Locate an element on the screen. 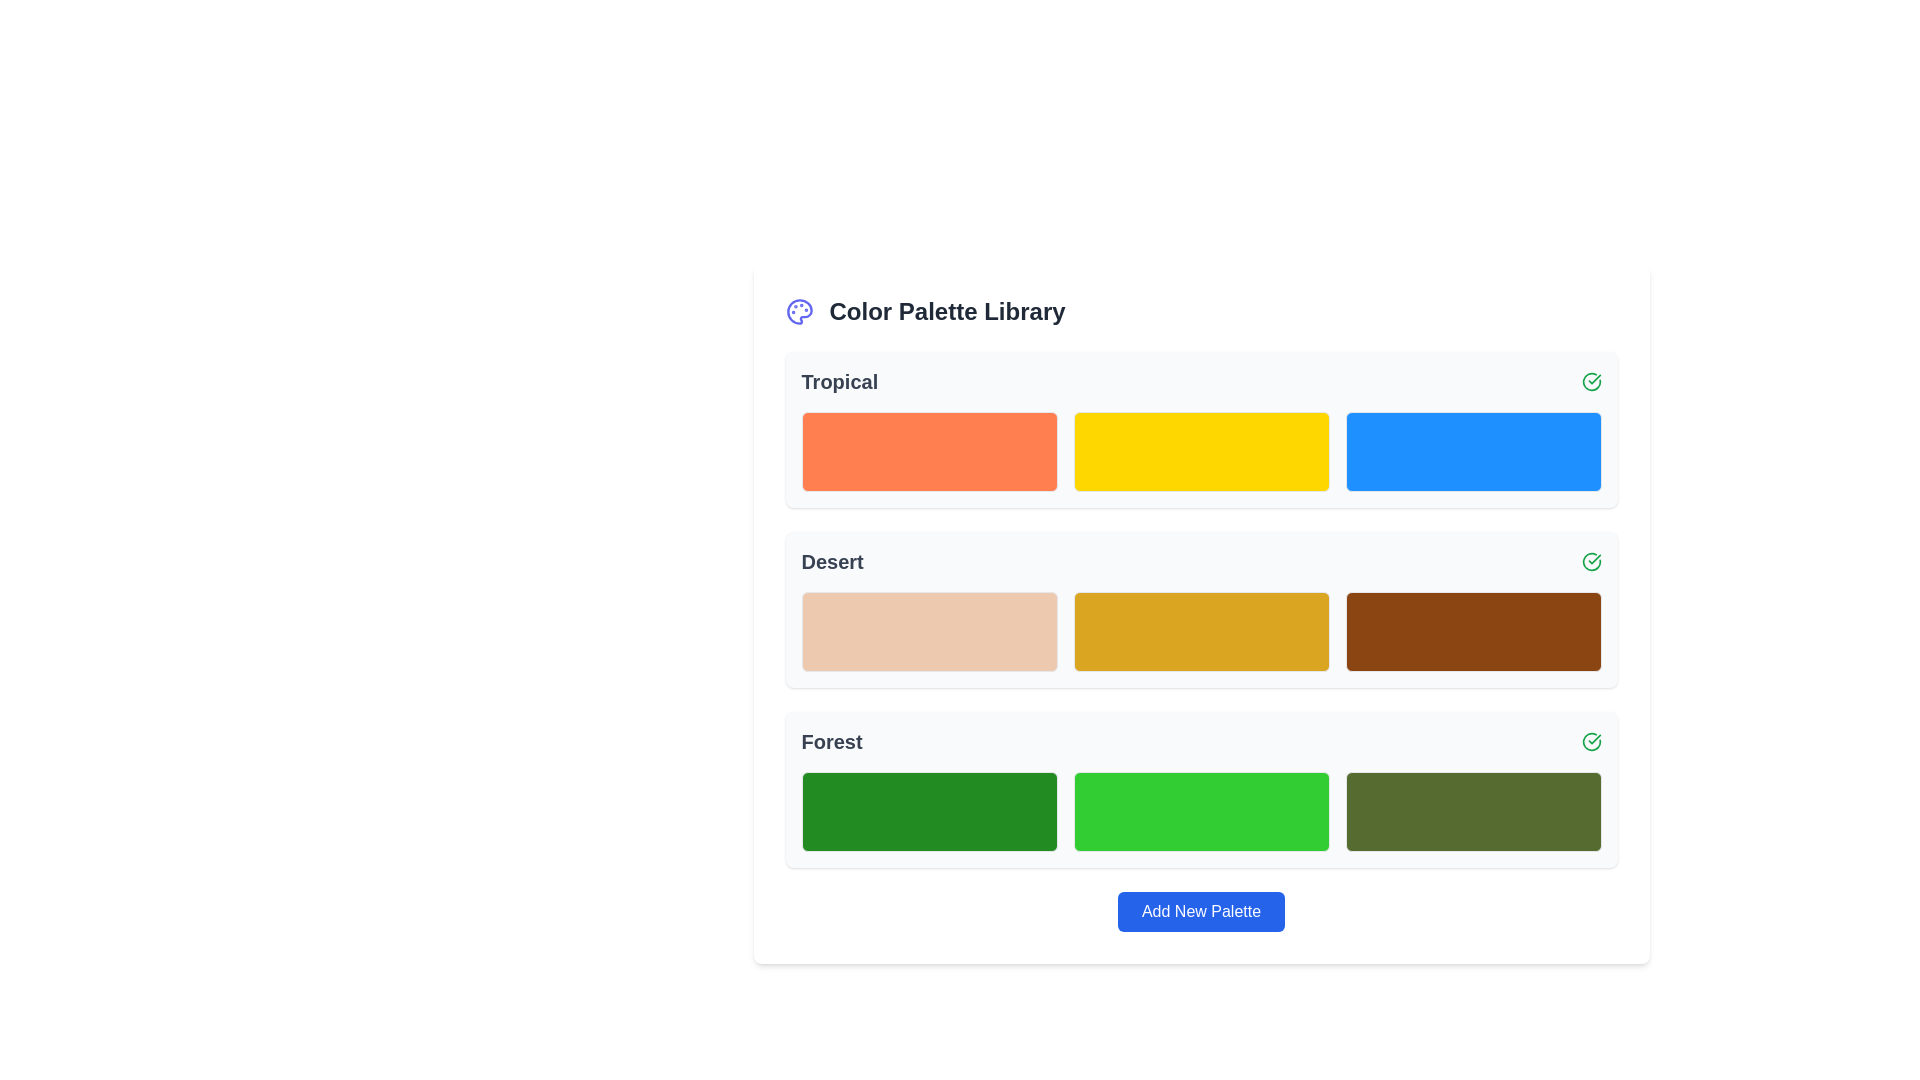 The image size is (1920, 1080). the dark olive-green color swatch box located in the 'Forest' grid section is located at coordinates (1473, 812).